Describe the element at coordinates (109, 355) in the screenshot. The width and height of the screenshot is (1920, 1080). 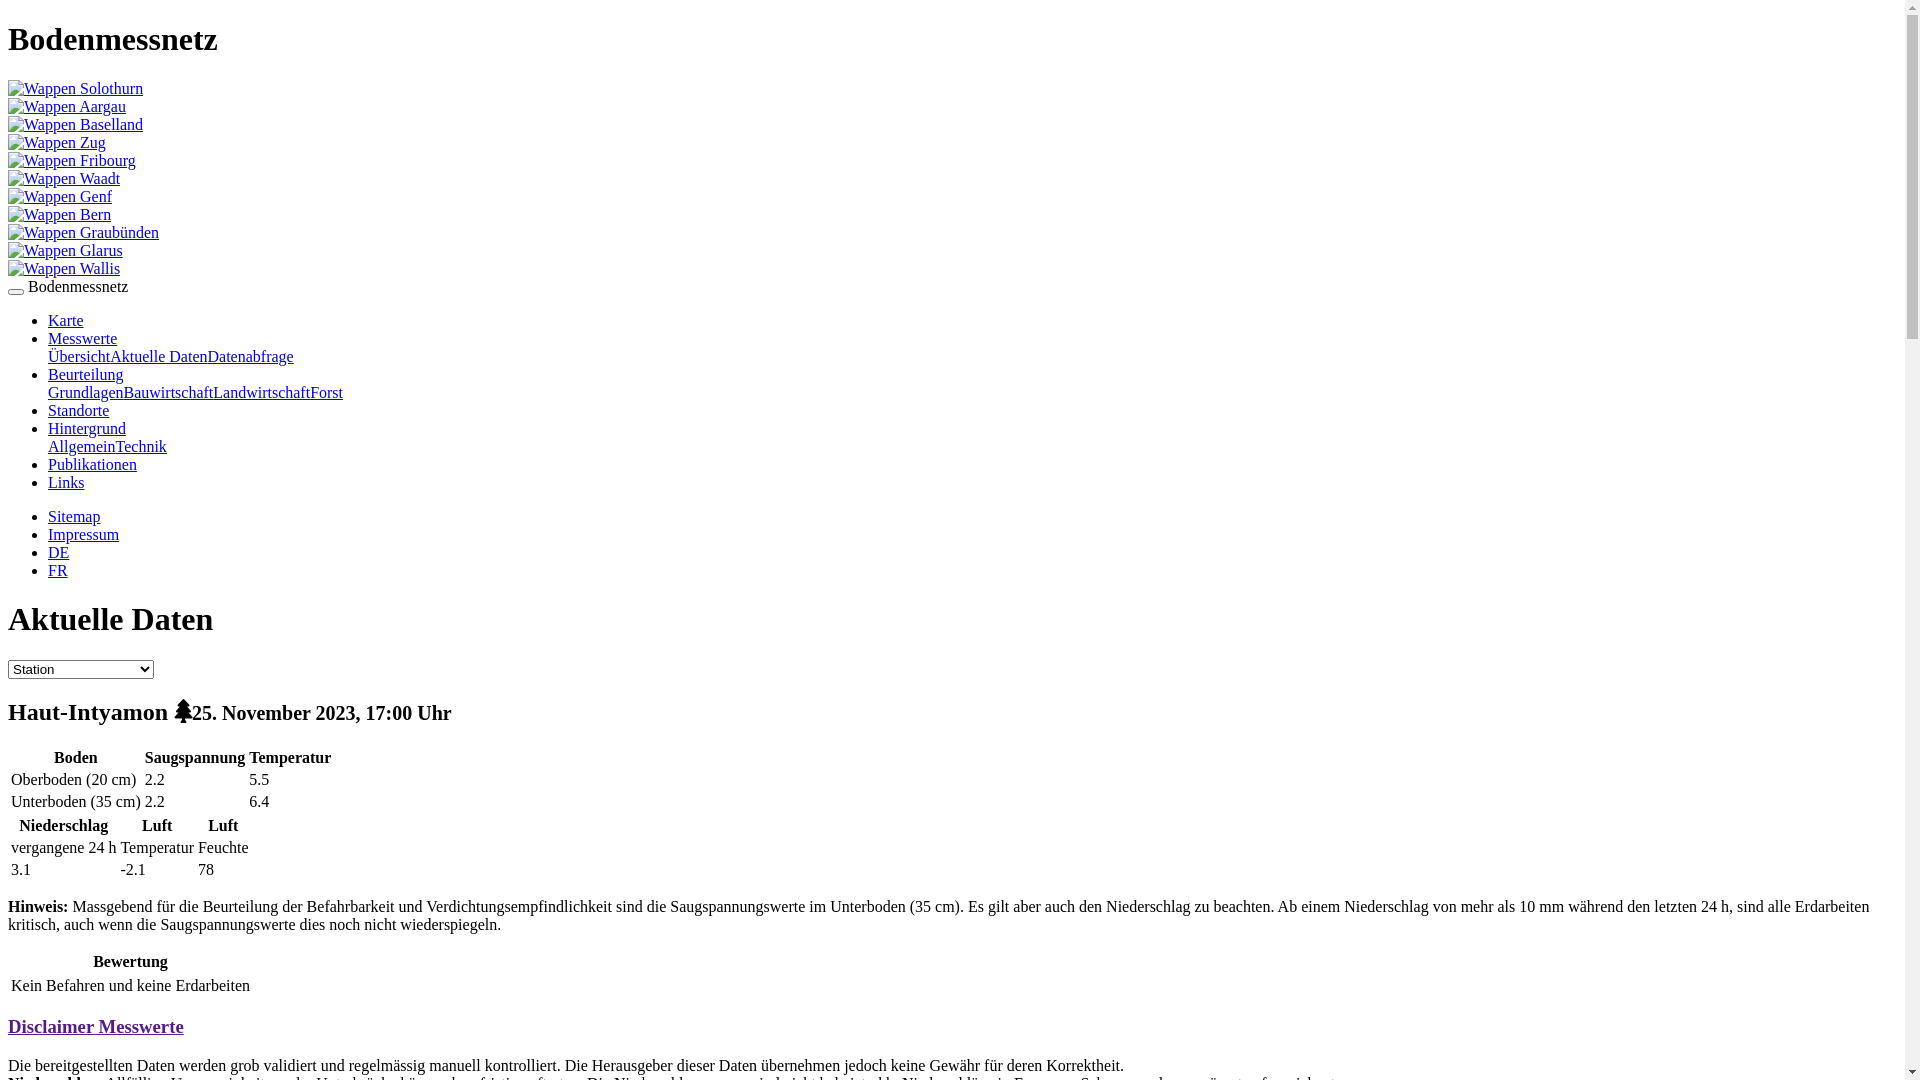
I see `'Aktuelle Daten'` at that location.